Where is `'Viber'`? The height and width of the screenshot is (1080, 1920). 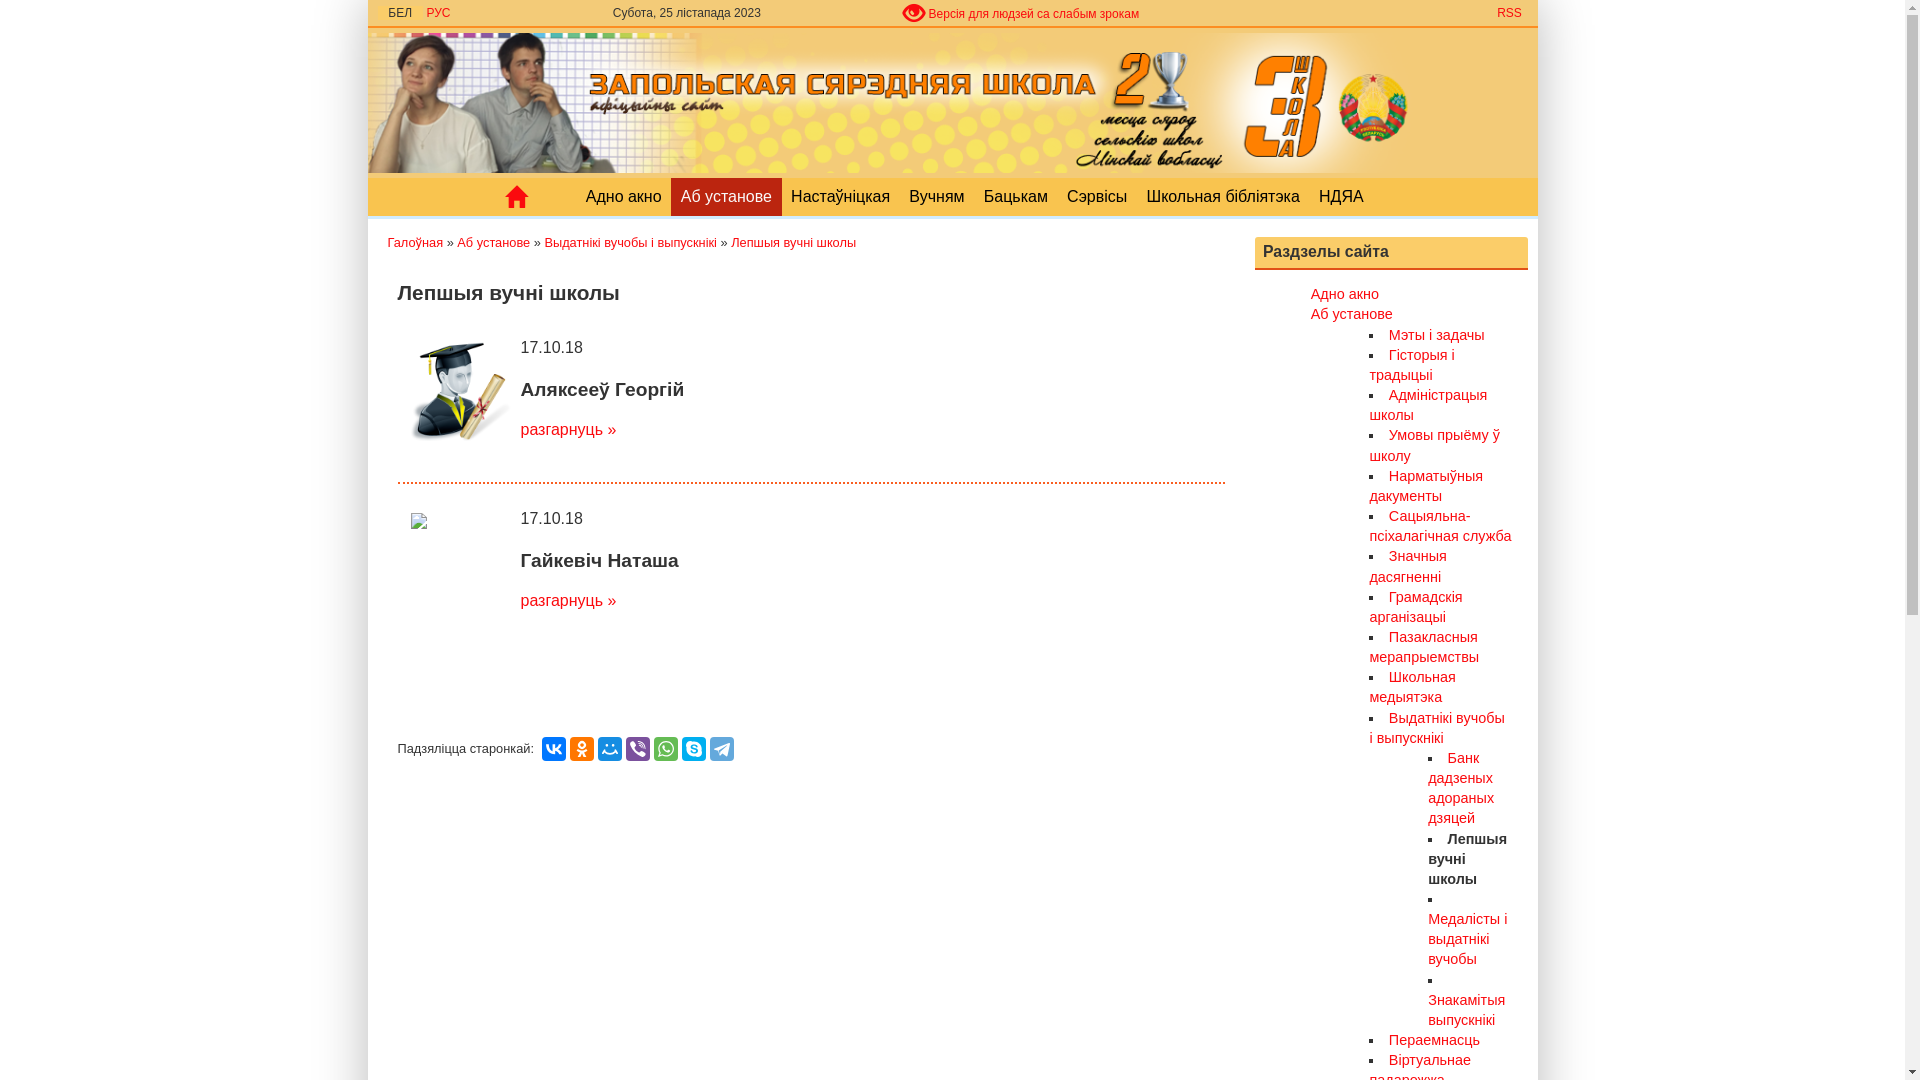
'Viber' is located at coordinates (624, 748).